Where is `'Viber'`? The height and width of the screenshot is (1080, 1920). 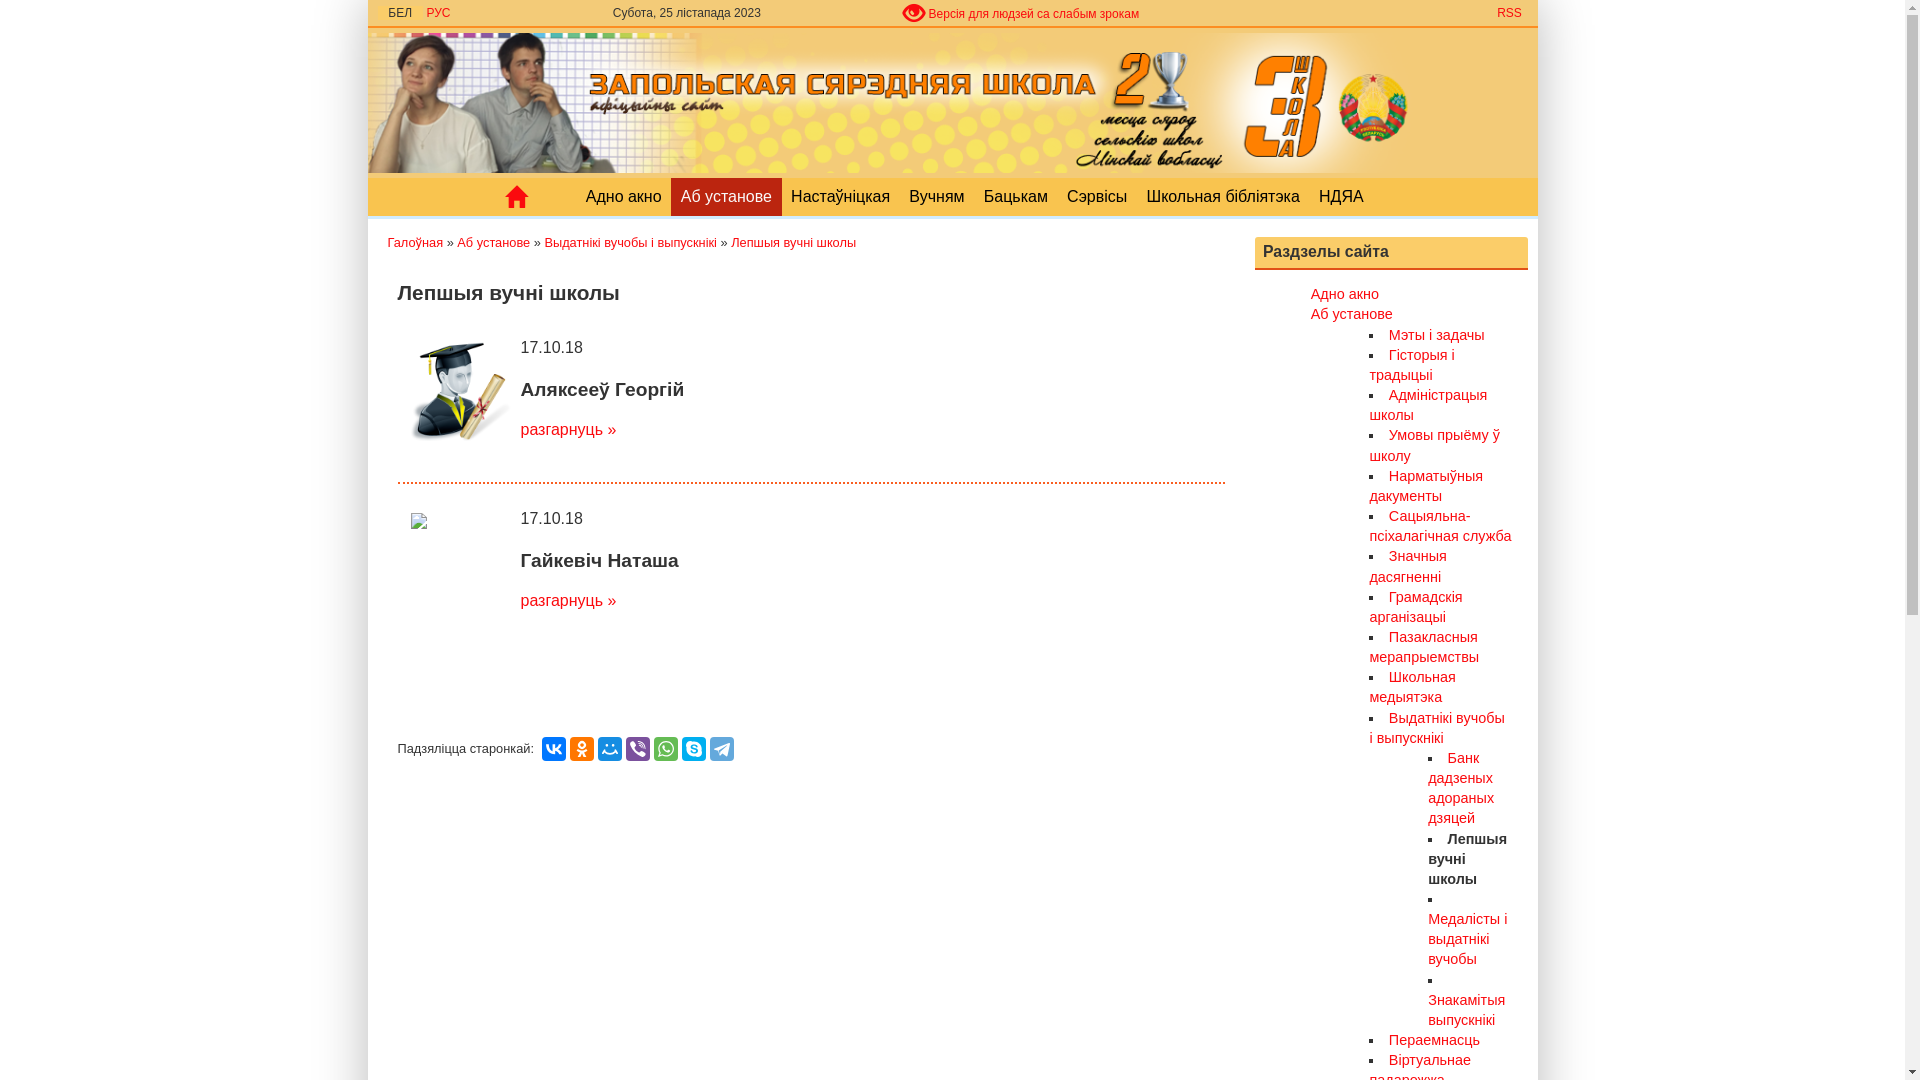
'Viber' is located at coordinates (624, 748).